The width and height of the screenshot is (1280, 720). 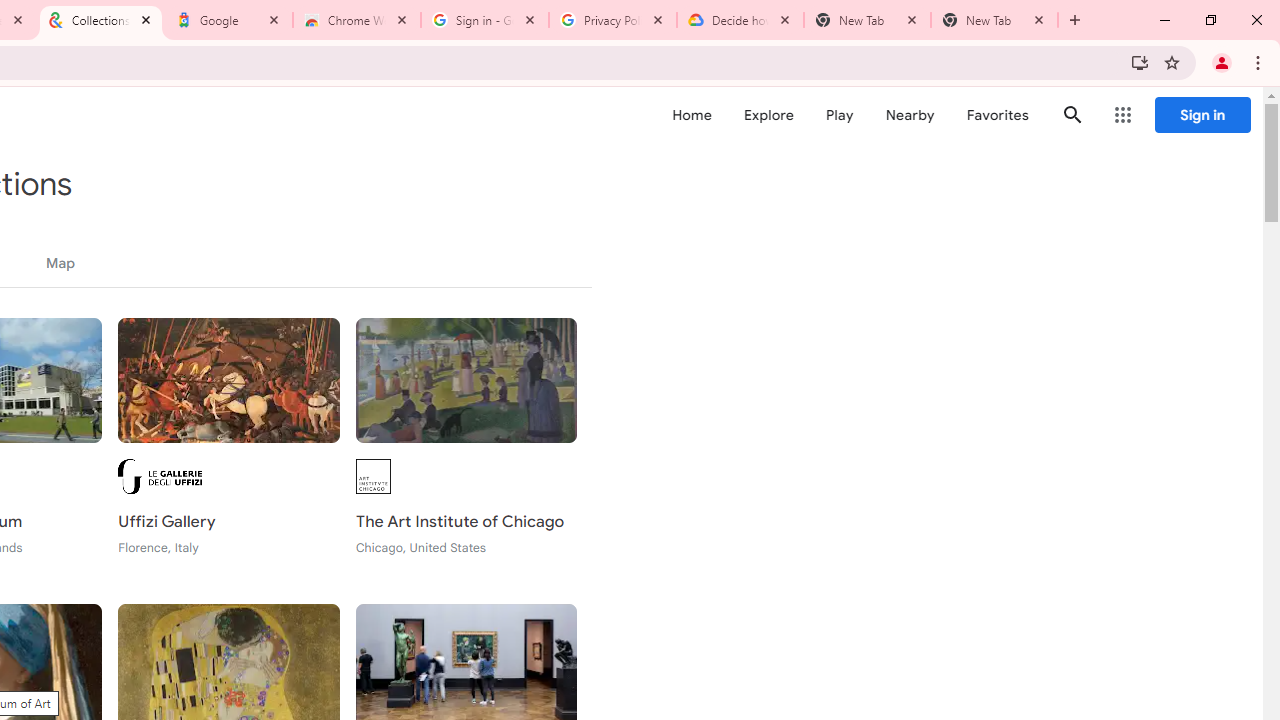 What do you see at coordinates (229, 20) in the screenshot?
I see `'Google'` at bounding box center [229, 20].